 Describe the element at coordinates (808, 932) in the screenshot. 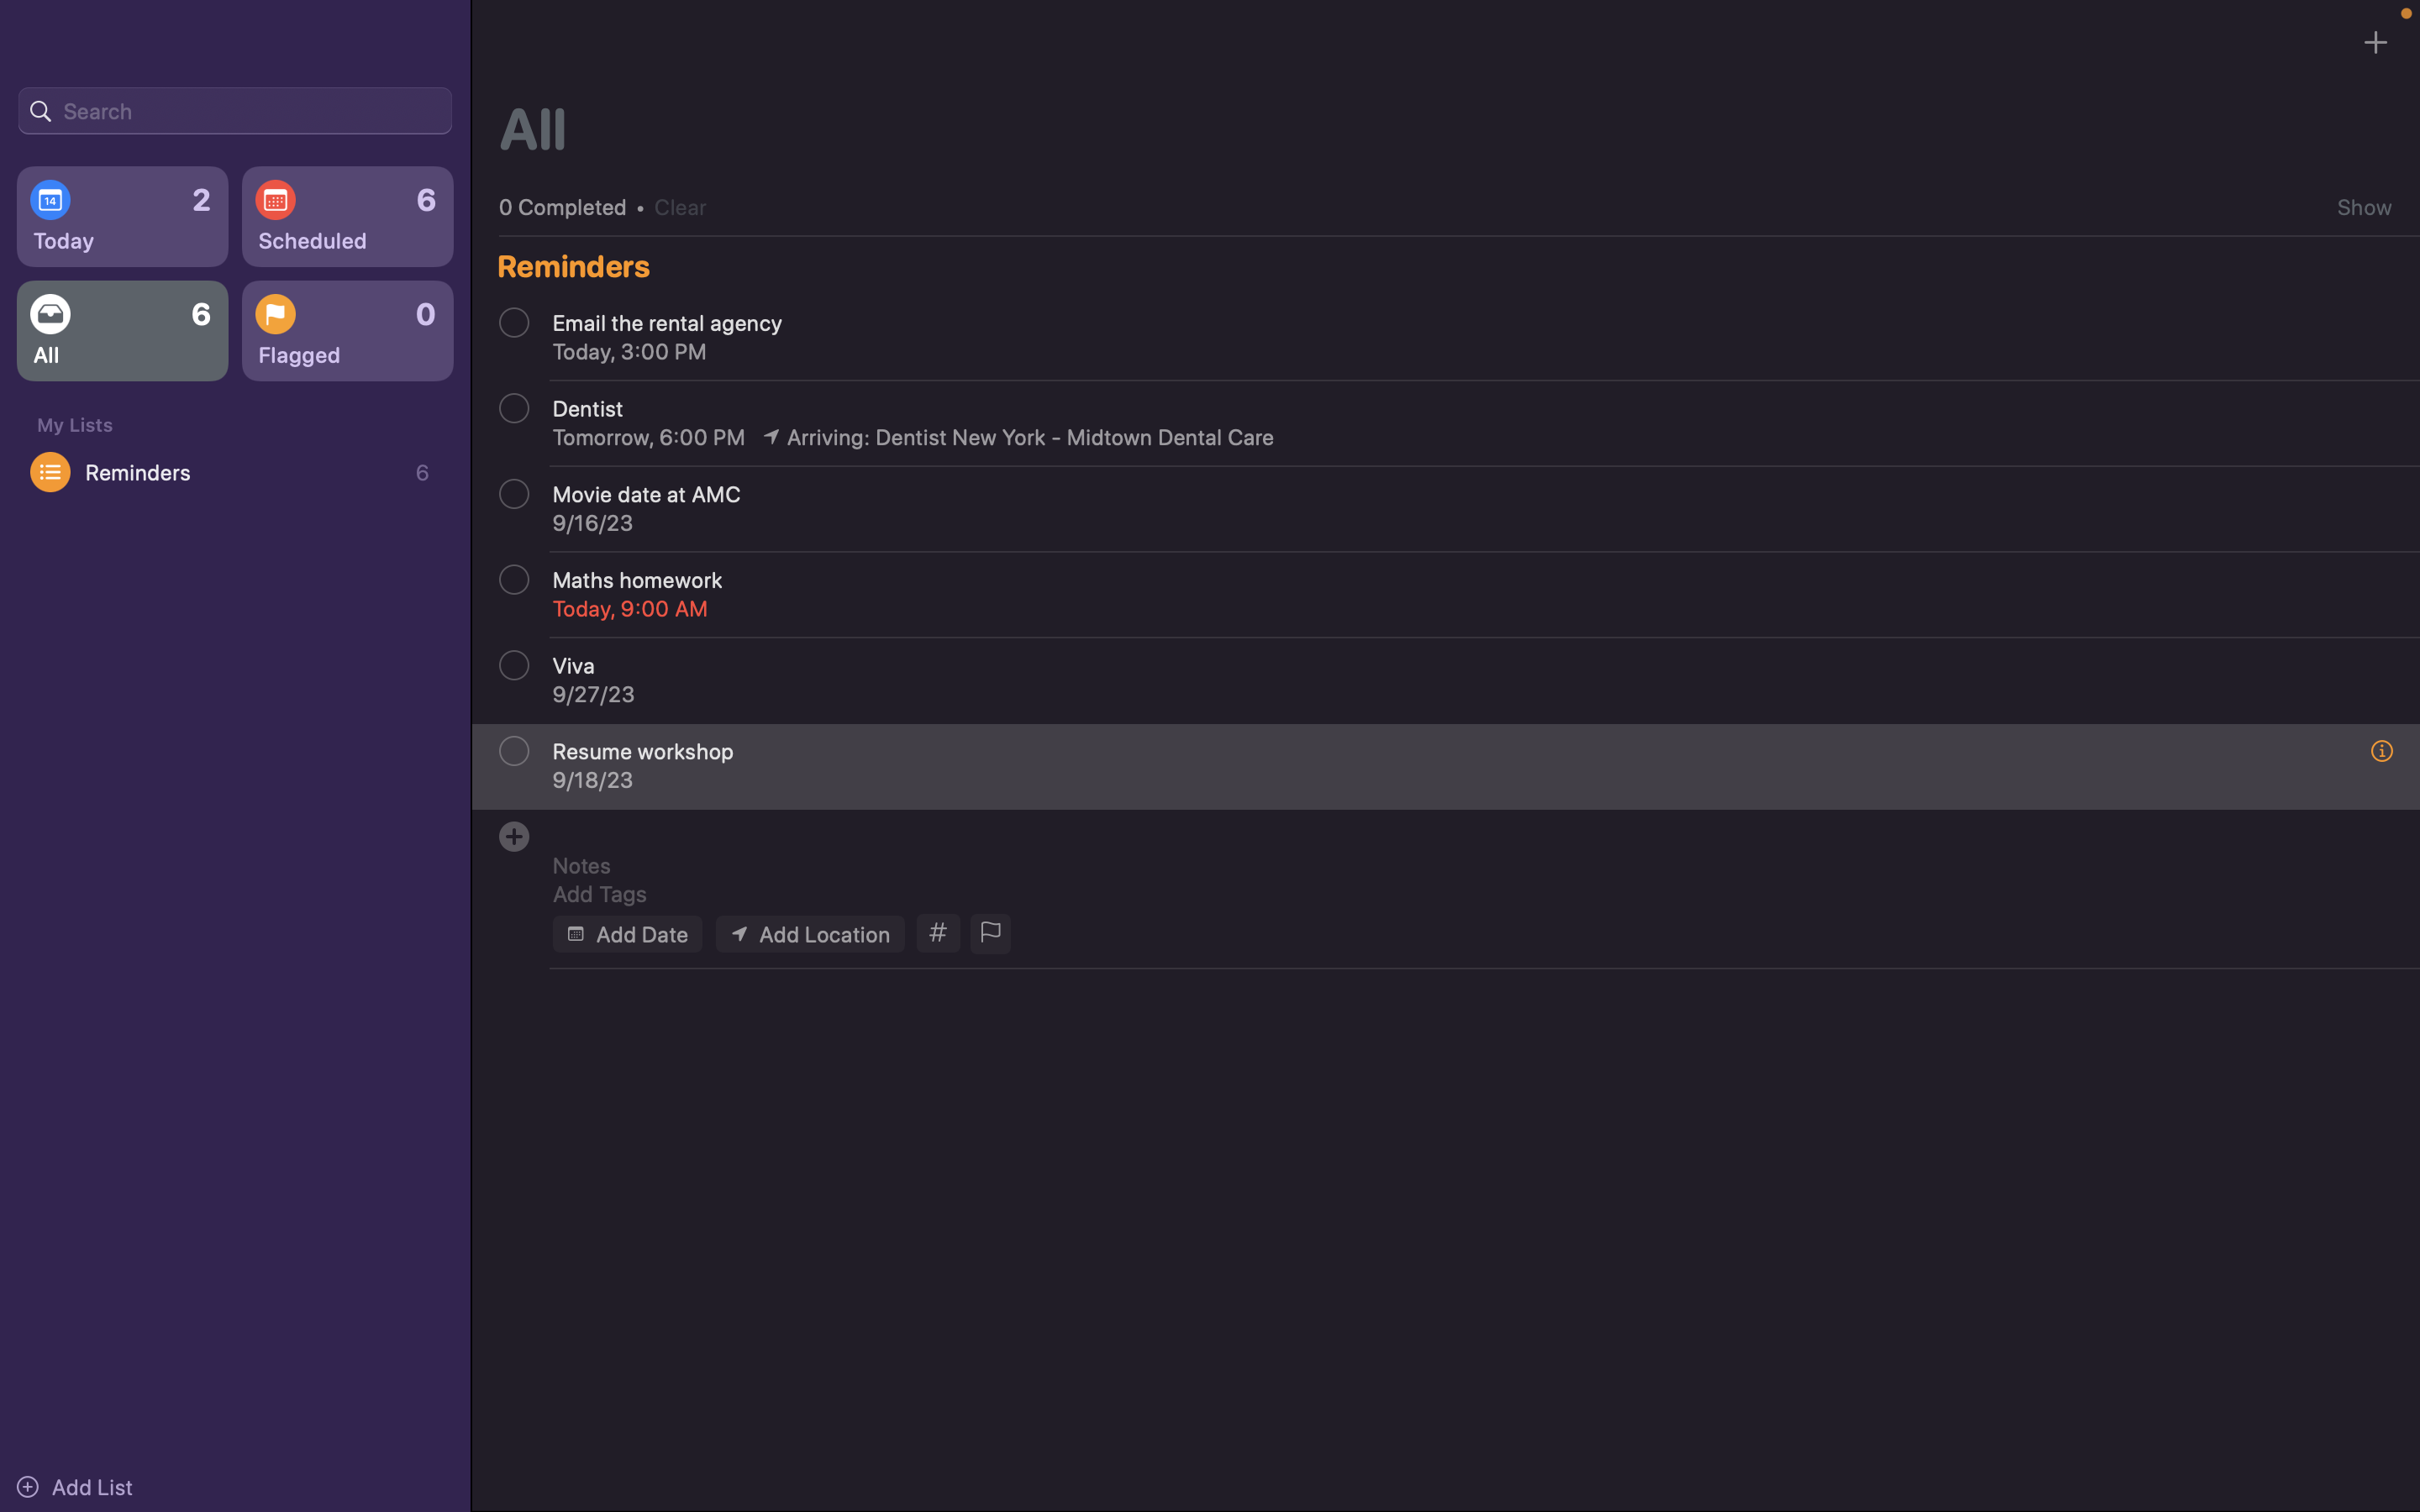

I see `Insert "my house" as the venue of the event` at that location.